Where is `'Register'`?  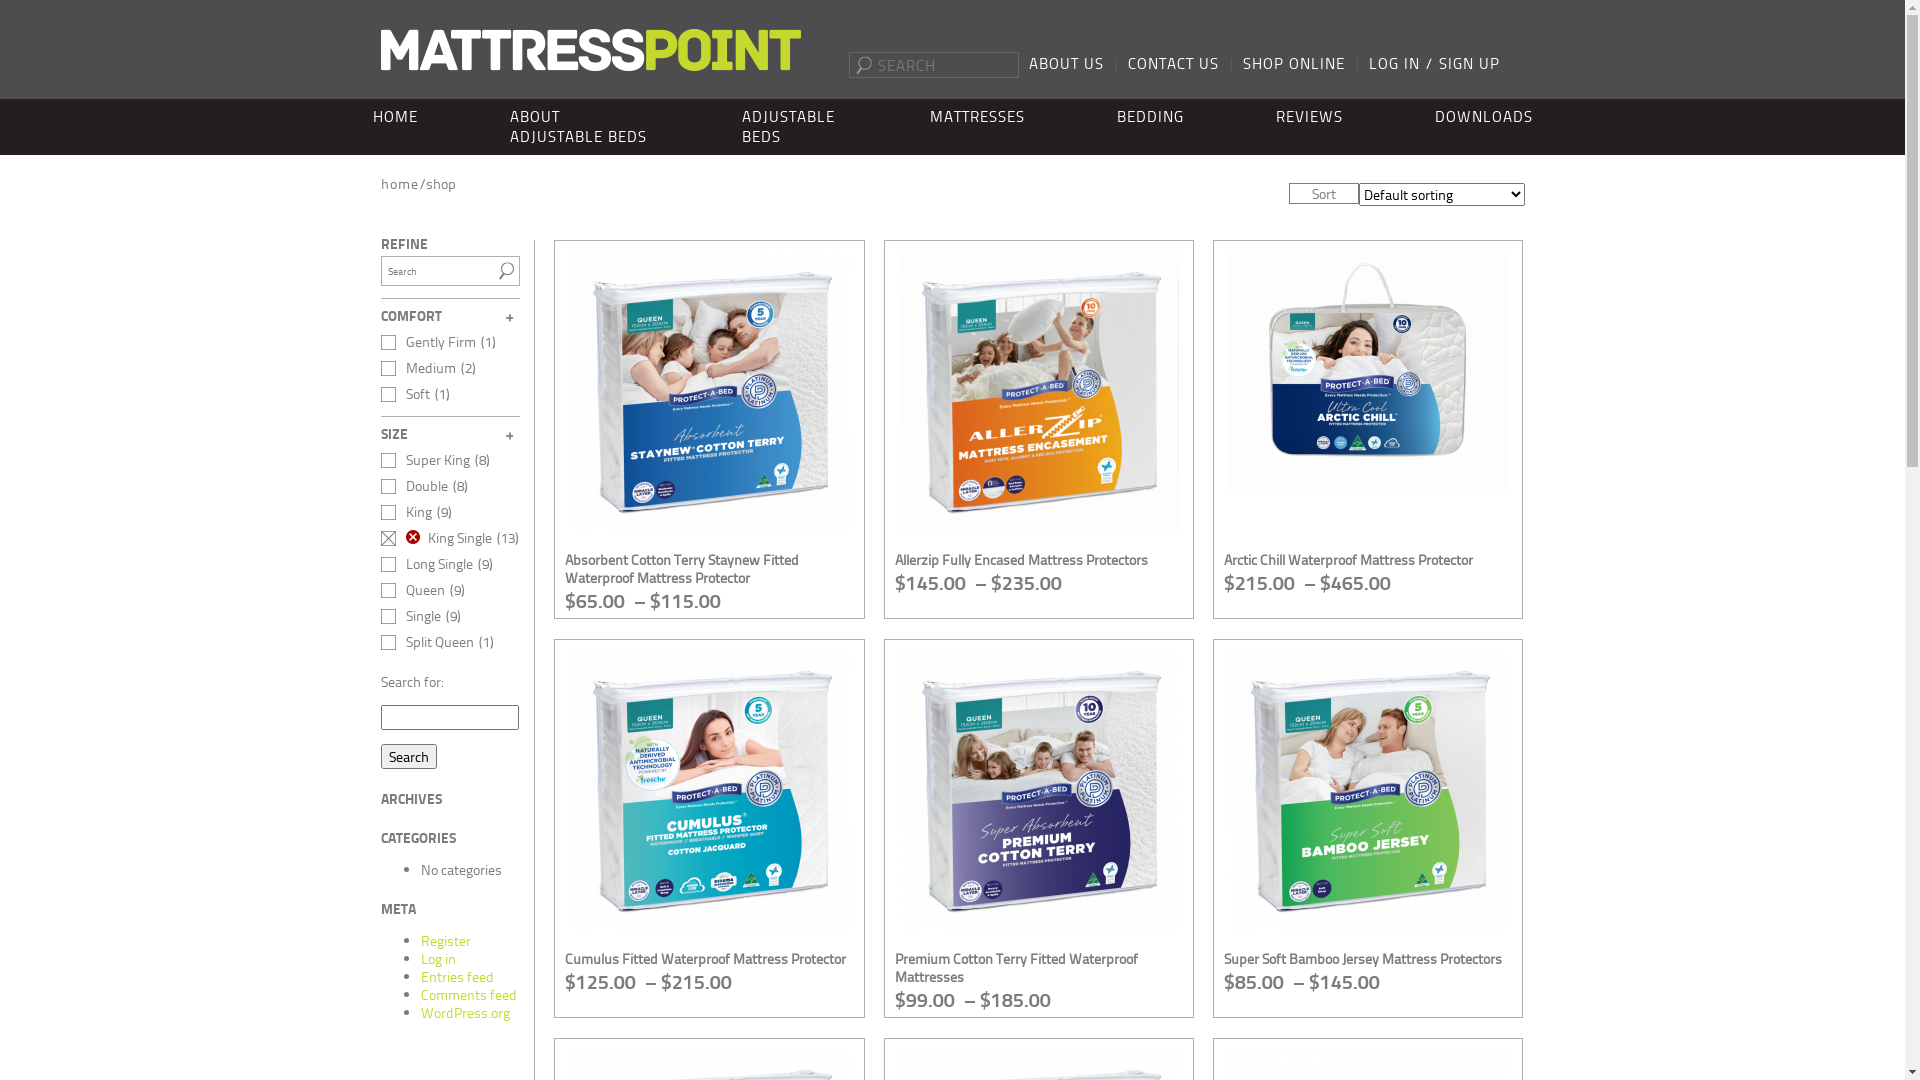 'Register' is located at coordinates (444, 940).